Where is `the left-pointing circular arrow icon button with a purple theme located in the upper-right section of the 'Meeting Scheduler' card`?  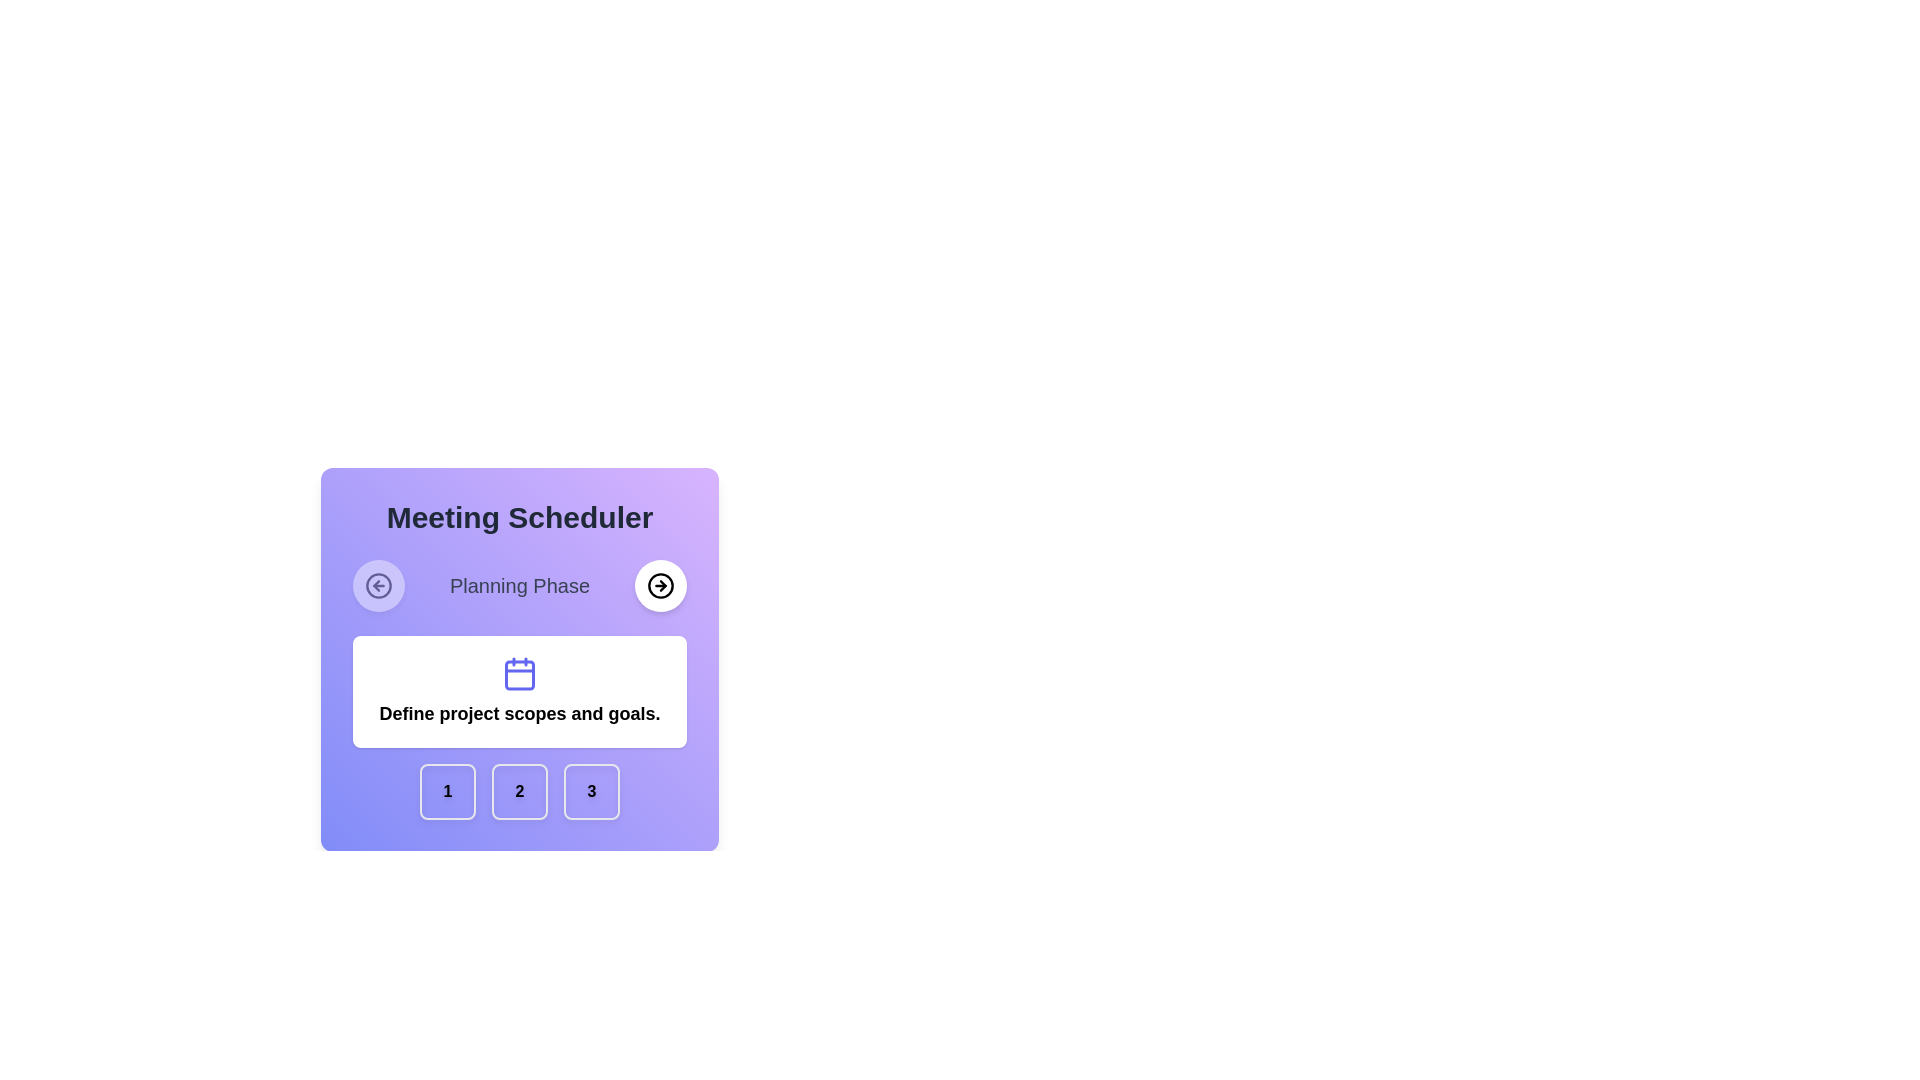
the left-pointing circular arrow icon button with a purple theme located in the upper-right section of the 'Meeting Scheduler' card is located at coordinates (379, 585).